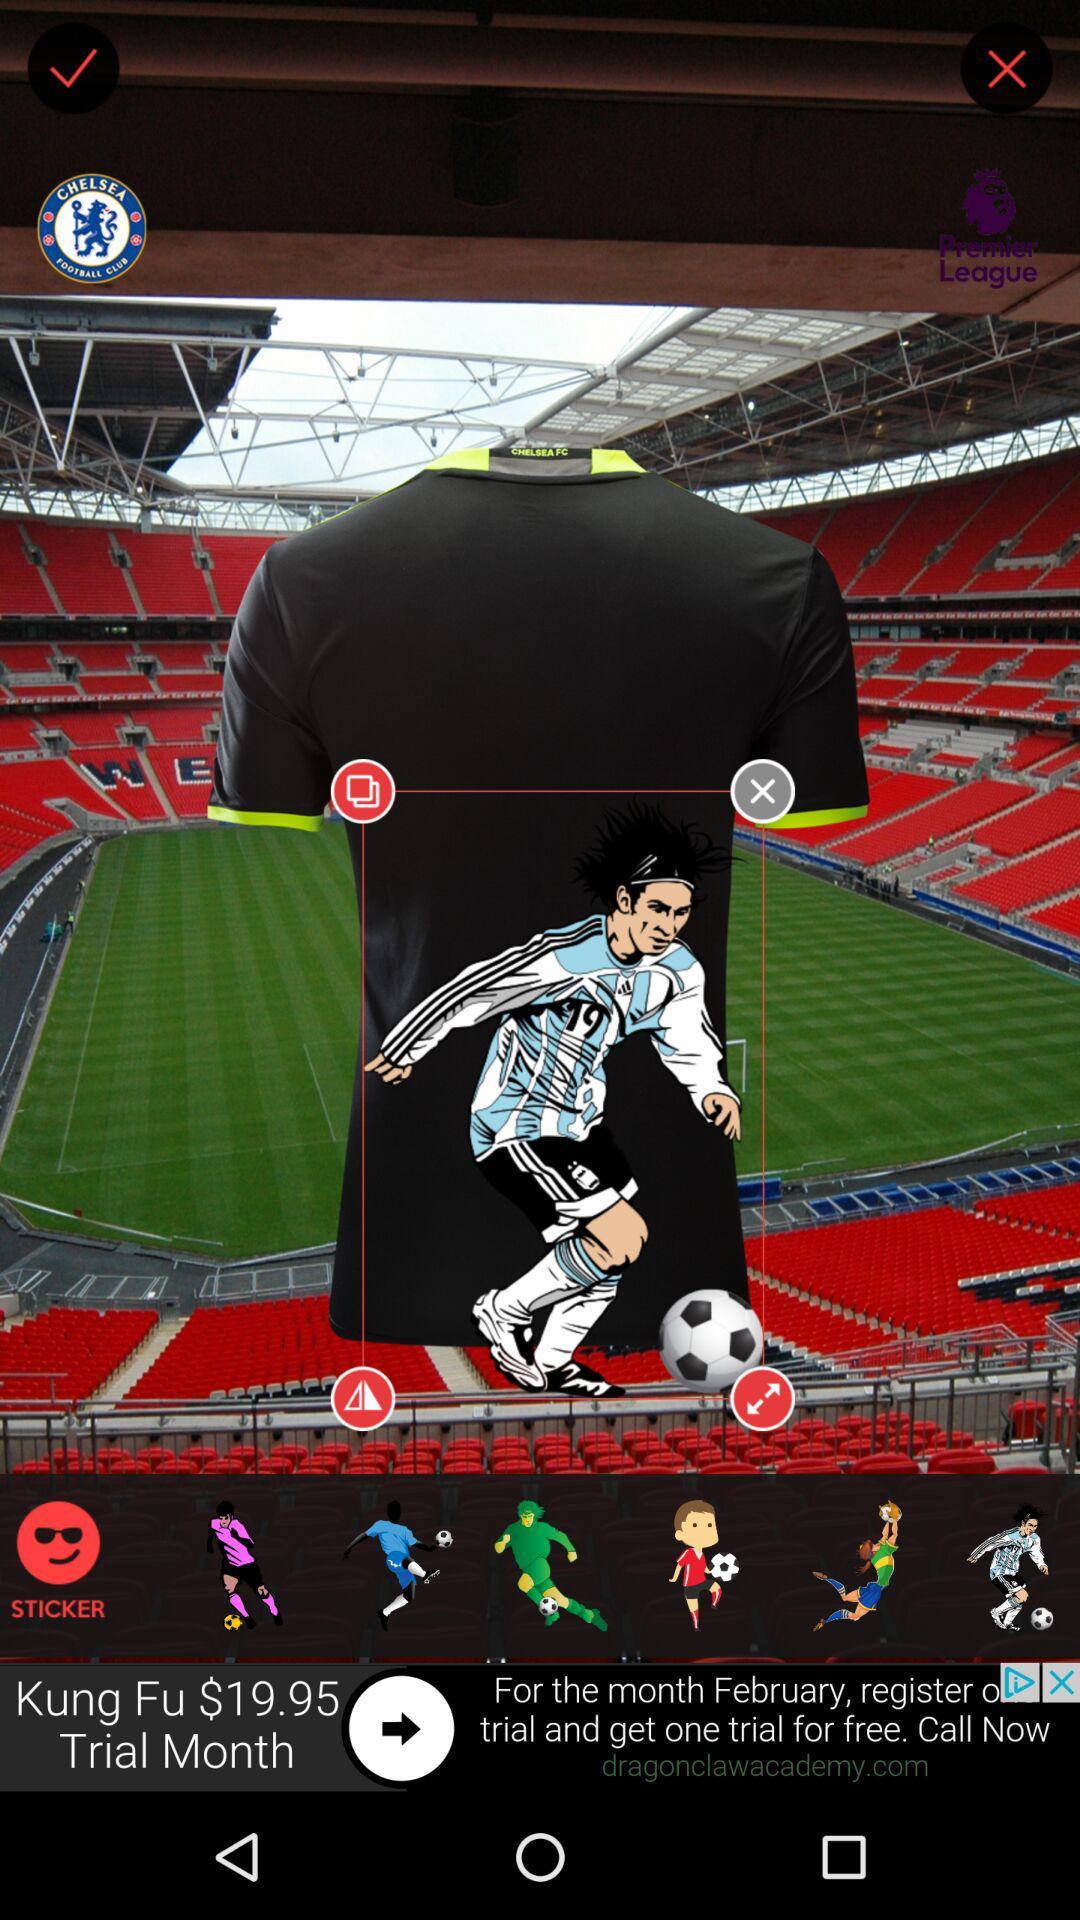 This screenshot has height=1920, width=1080. I want to click on the close icon, so click(1006, 72).